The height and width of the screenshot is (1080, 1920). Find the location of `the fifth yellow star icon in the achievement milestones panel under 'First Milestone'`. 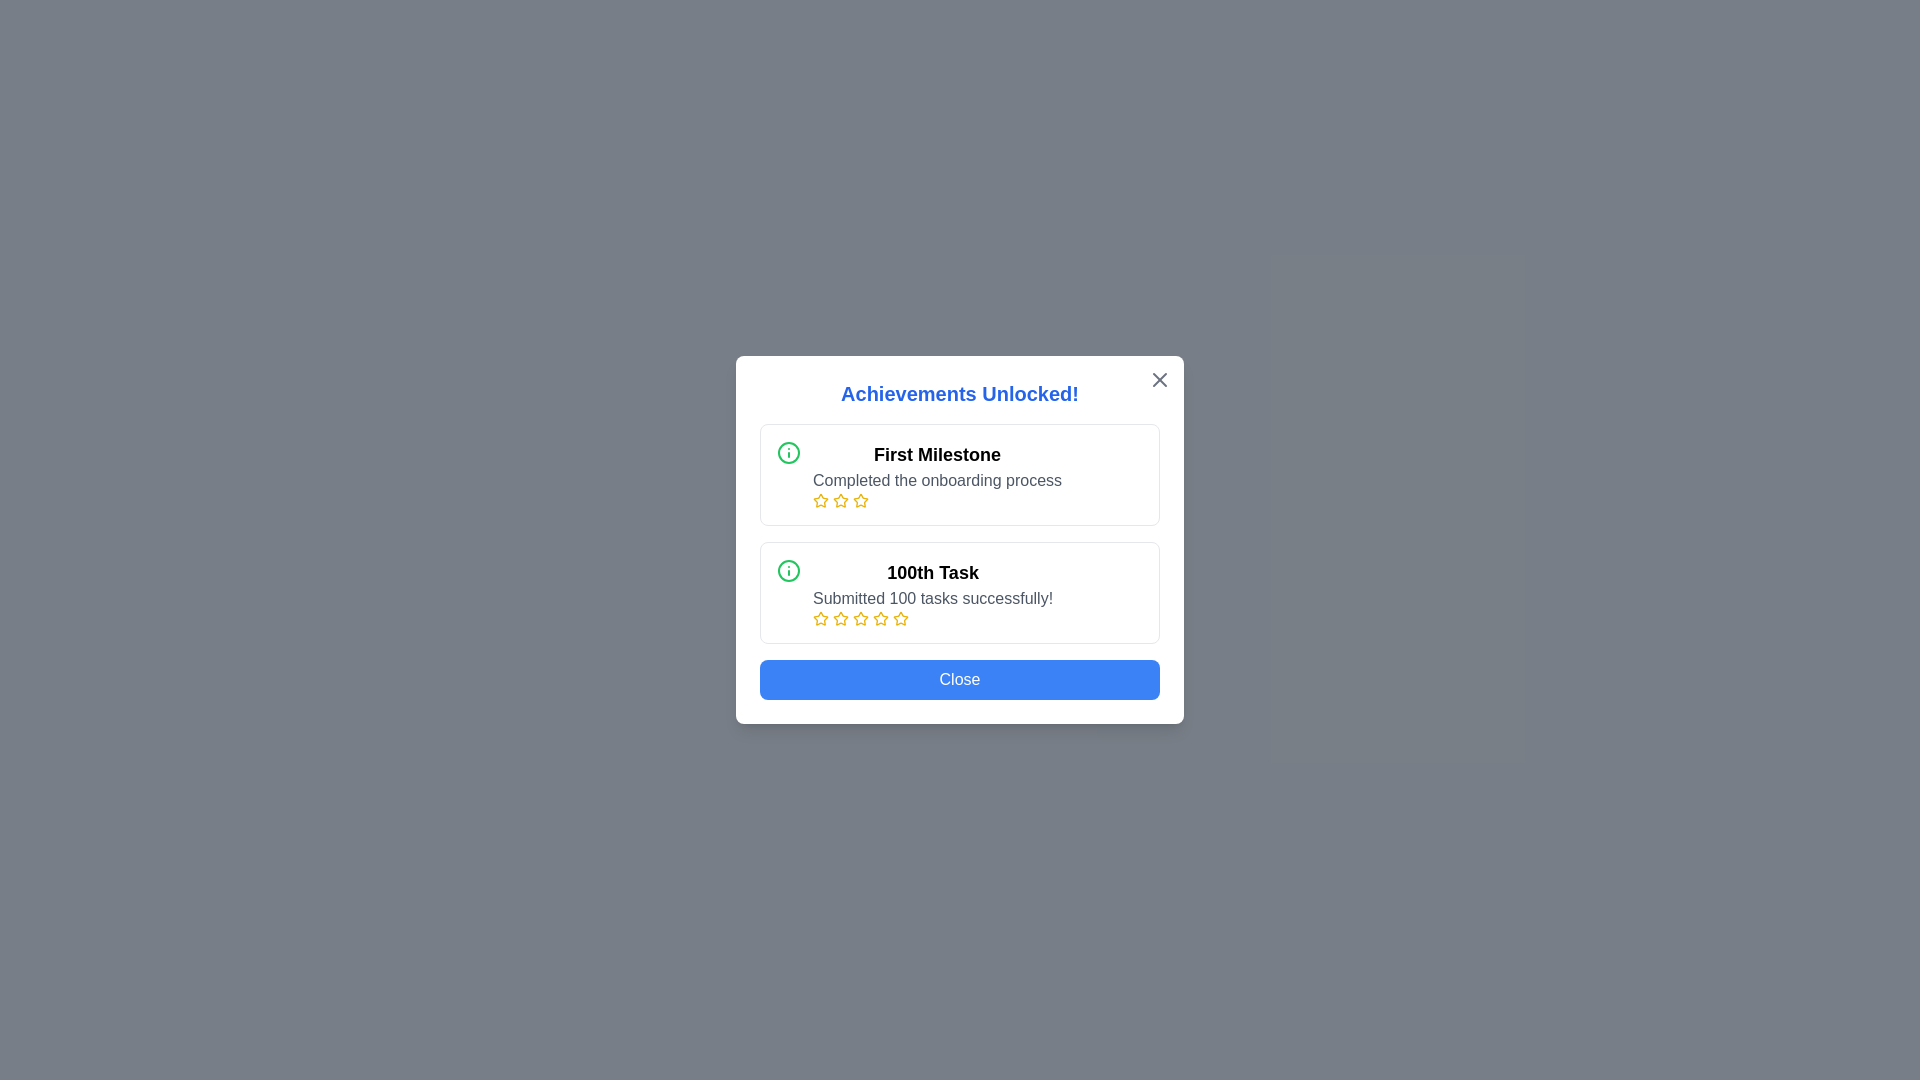

the fifth yellow star icon in the achievement milestones panel under 'First Milestone' is located at coordinates (860, 500).